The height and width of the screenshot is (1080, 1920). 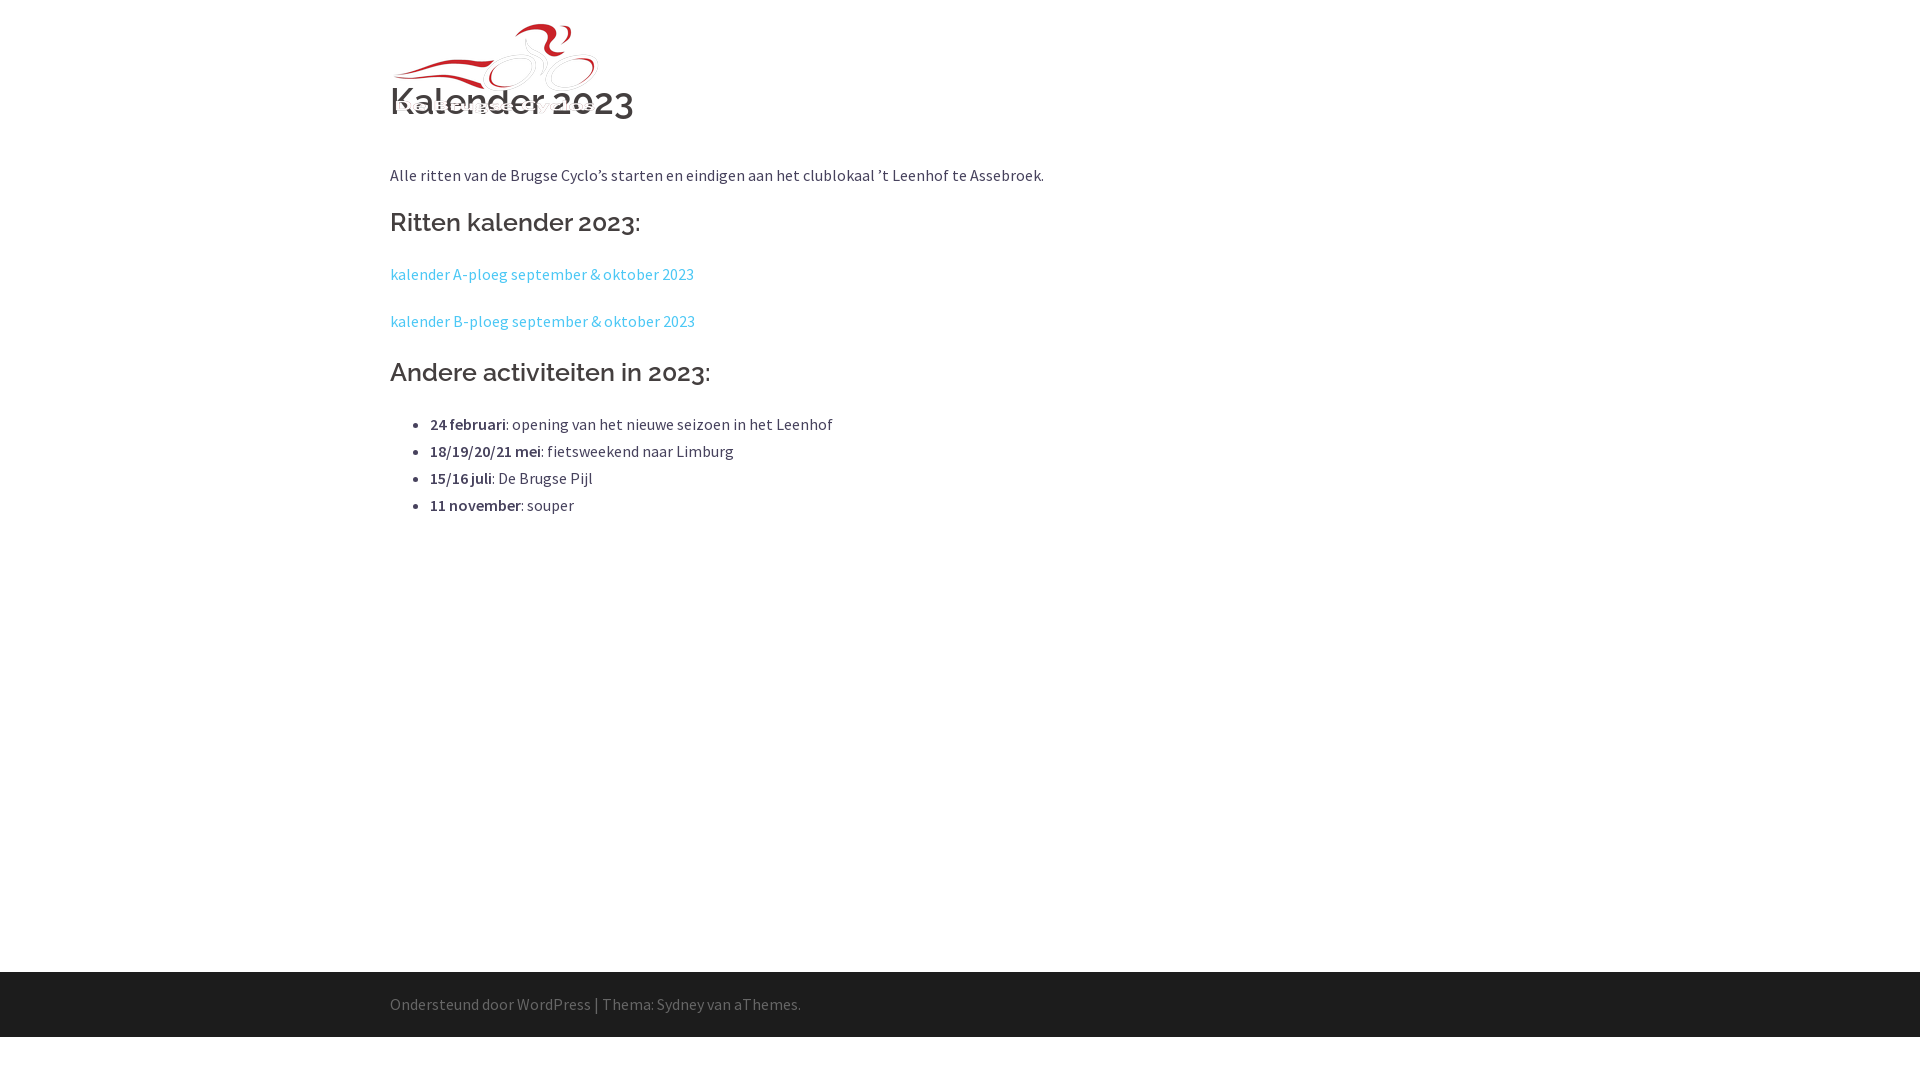 I want to click on 'kalender B-ploeg september & oktober 2023', so click(x=542, y=319).